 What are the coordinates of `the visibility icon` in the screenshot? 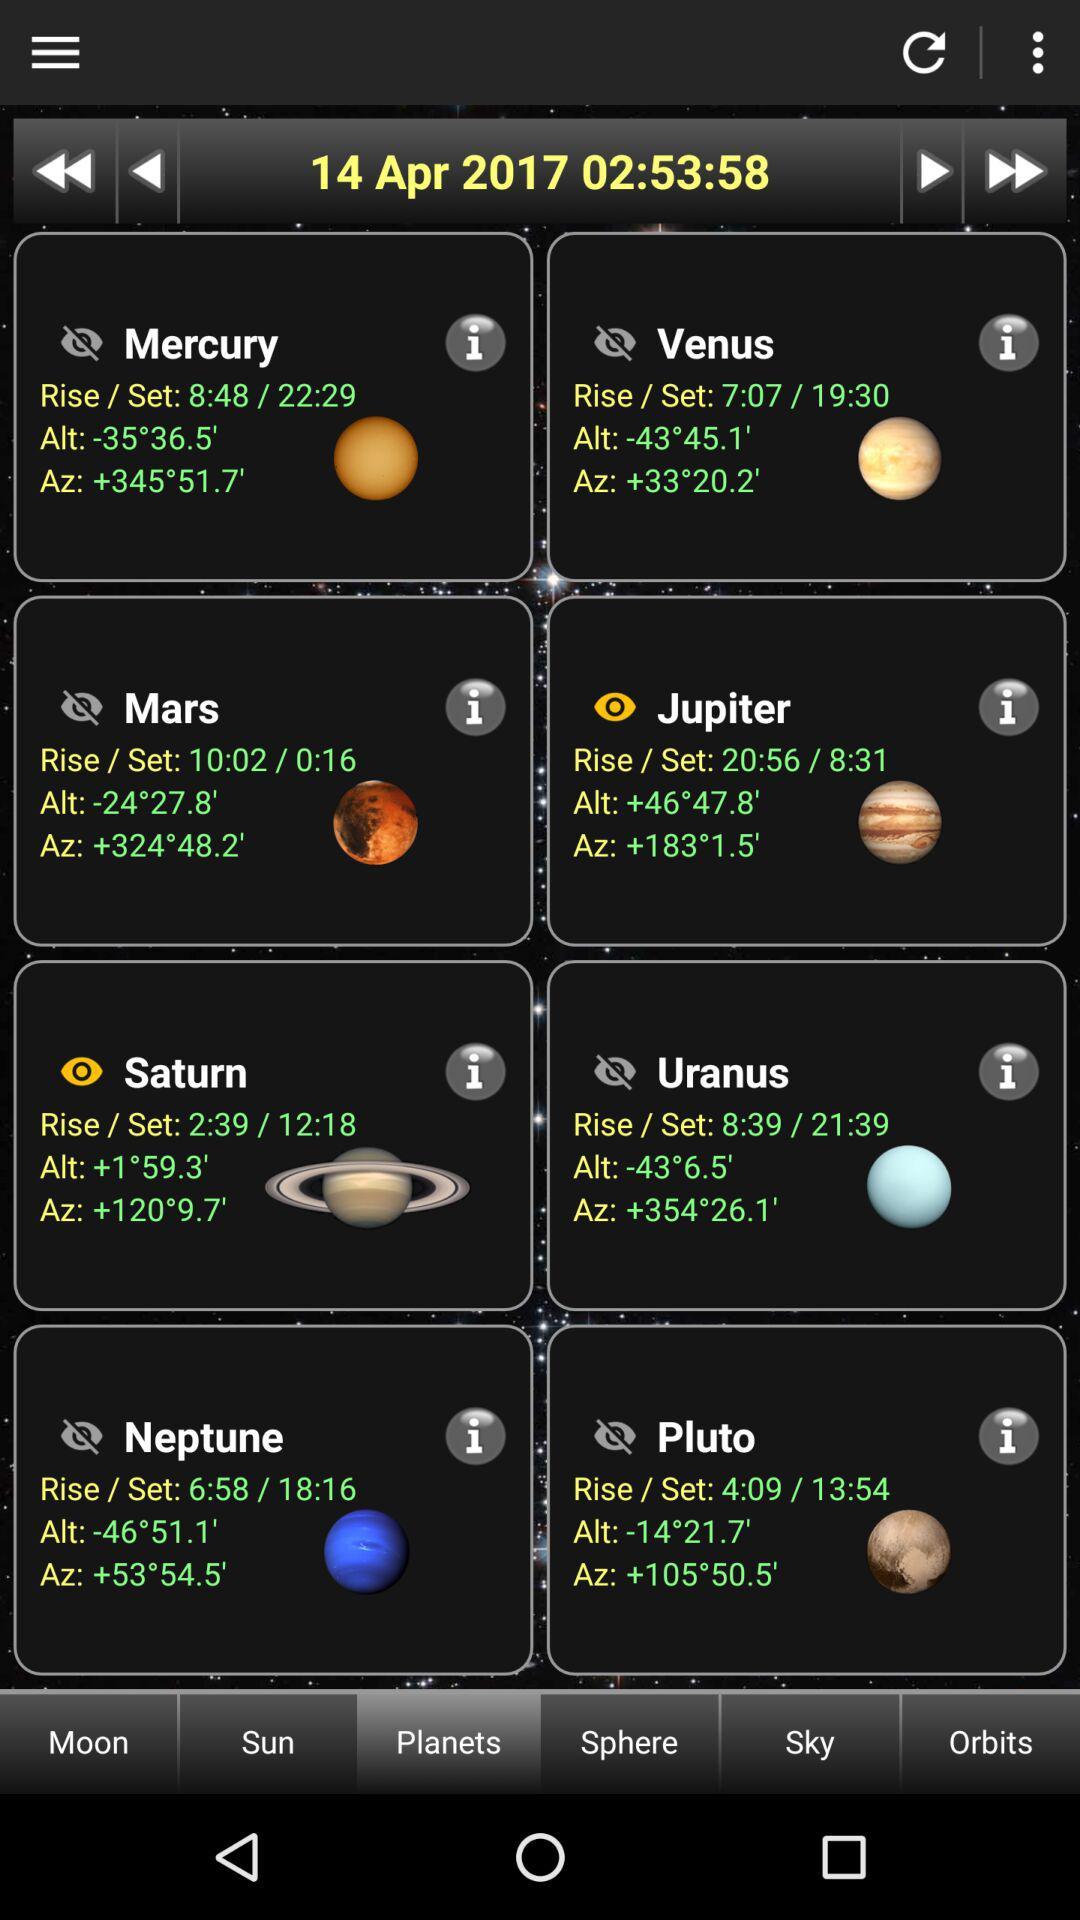 It's located at (613, 1434).